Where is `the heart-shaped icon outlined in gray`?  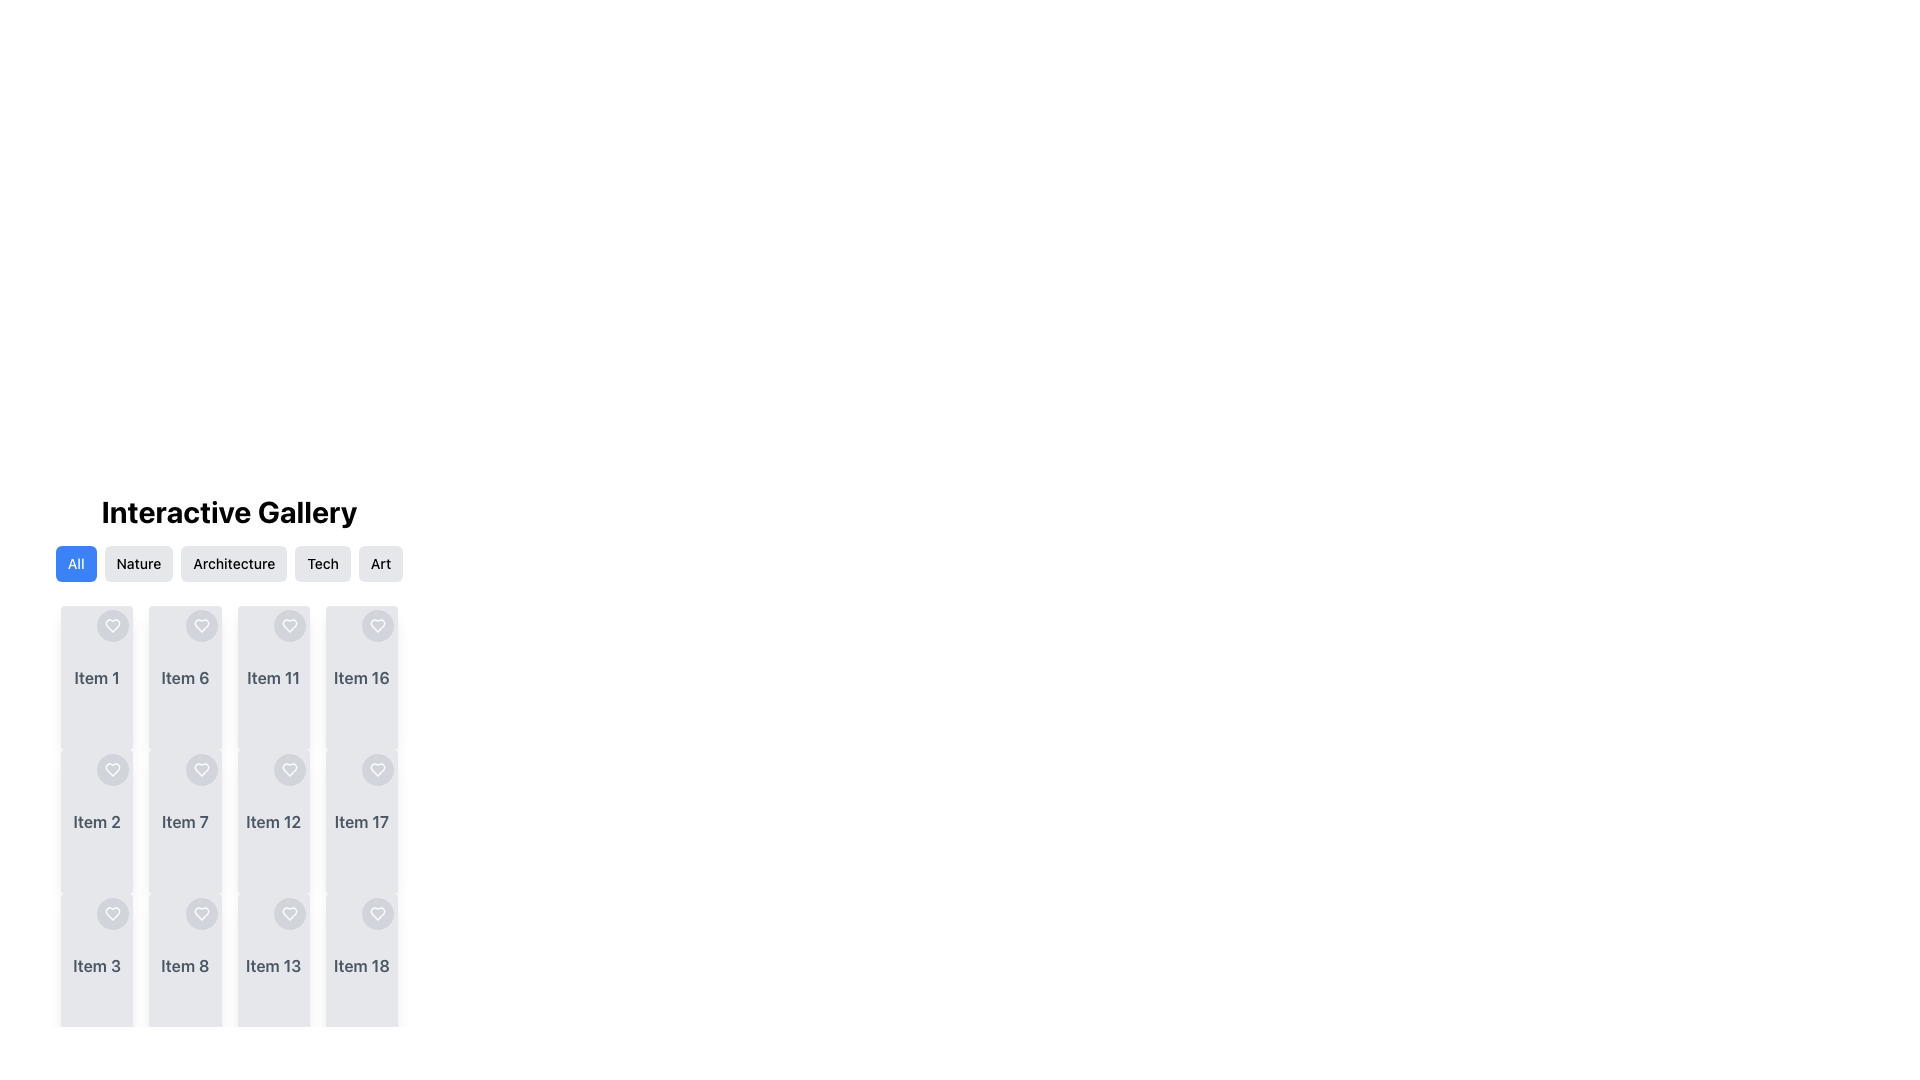 the heart-shaped icon outlined in gray is located at coordinates (201, 914).